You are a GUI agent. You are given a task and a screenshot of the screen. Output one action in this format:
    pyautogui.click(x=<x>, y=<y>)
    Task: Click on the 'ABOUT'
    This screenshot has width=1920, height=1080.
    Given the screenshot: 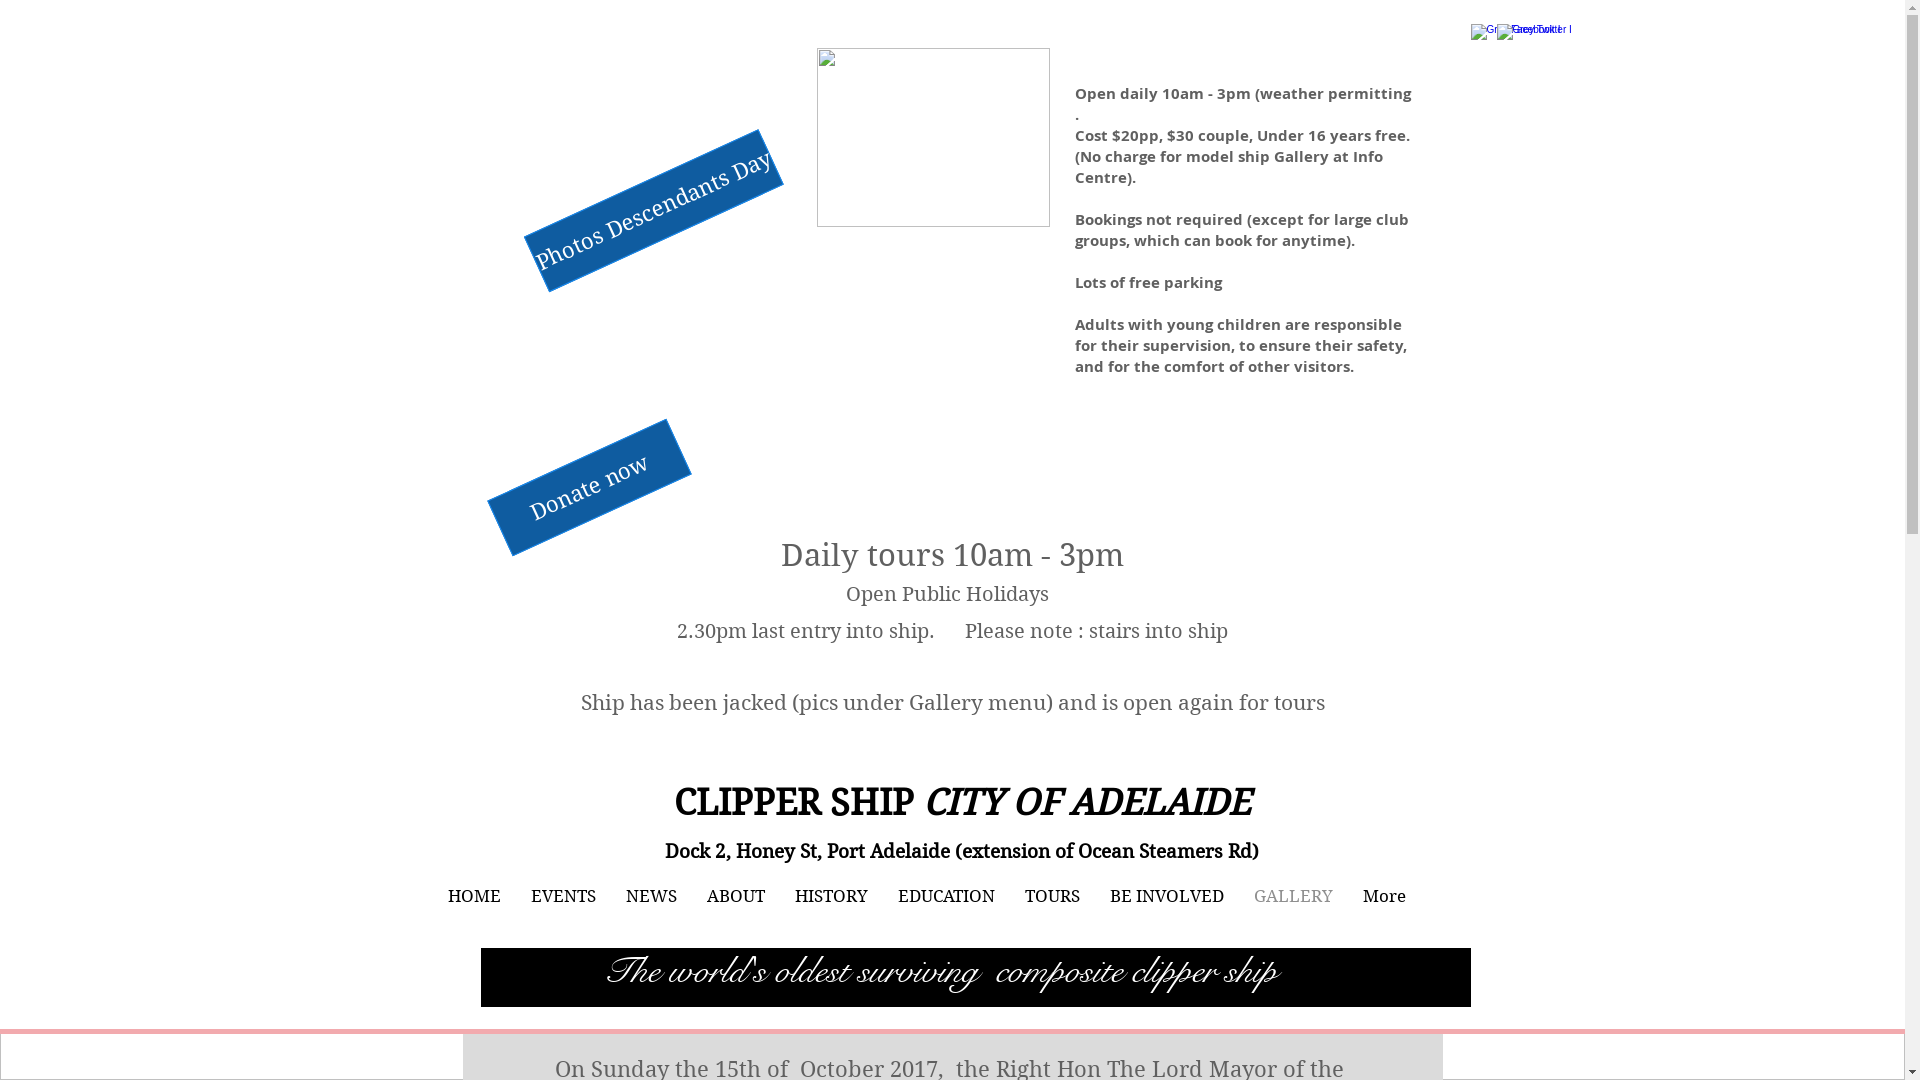 What is the action you would take?
    pyautogui.click(x=691, y=895)
    